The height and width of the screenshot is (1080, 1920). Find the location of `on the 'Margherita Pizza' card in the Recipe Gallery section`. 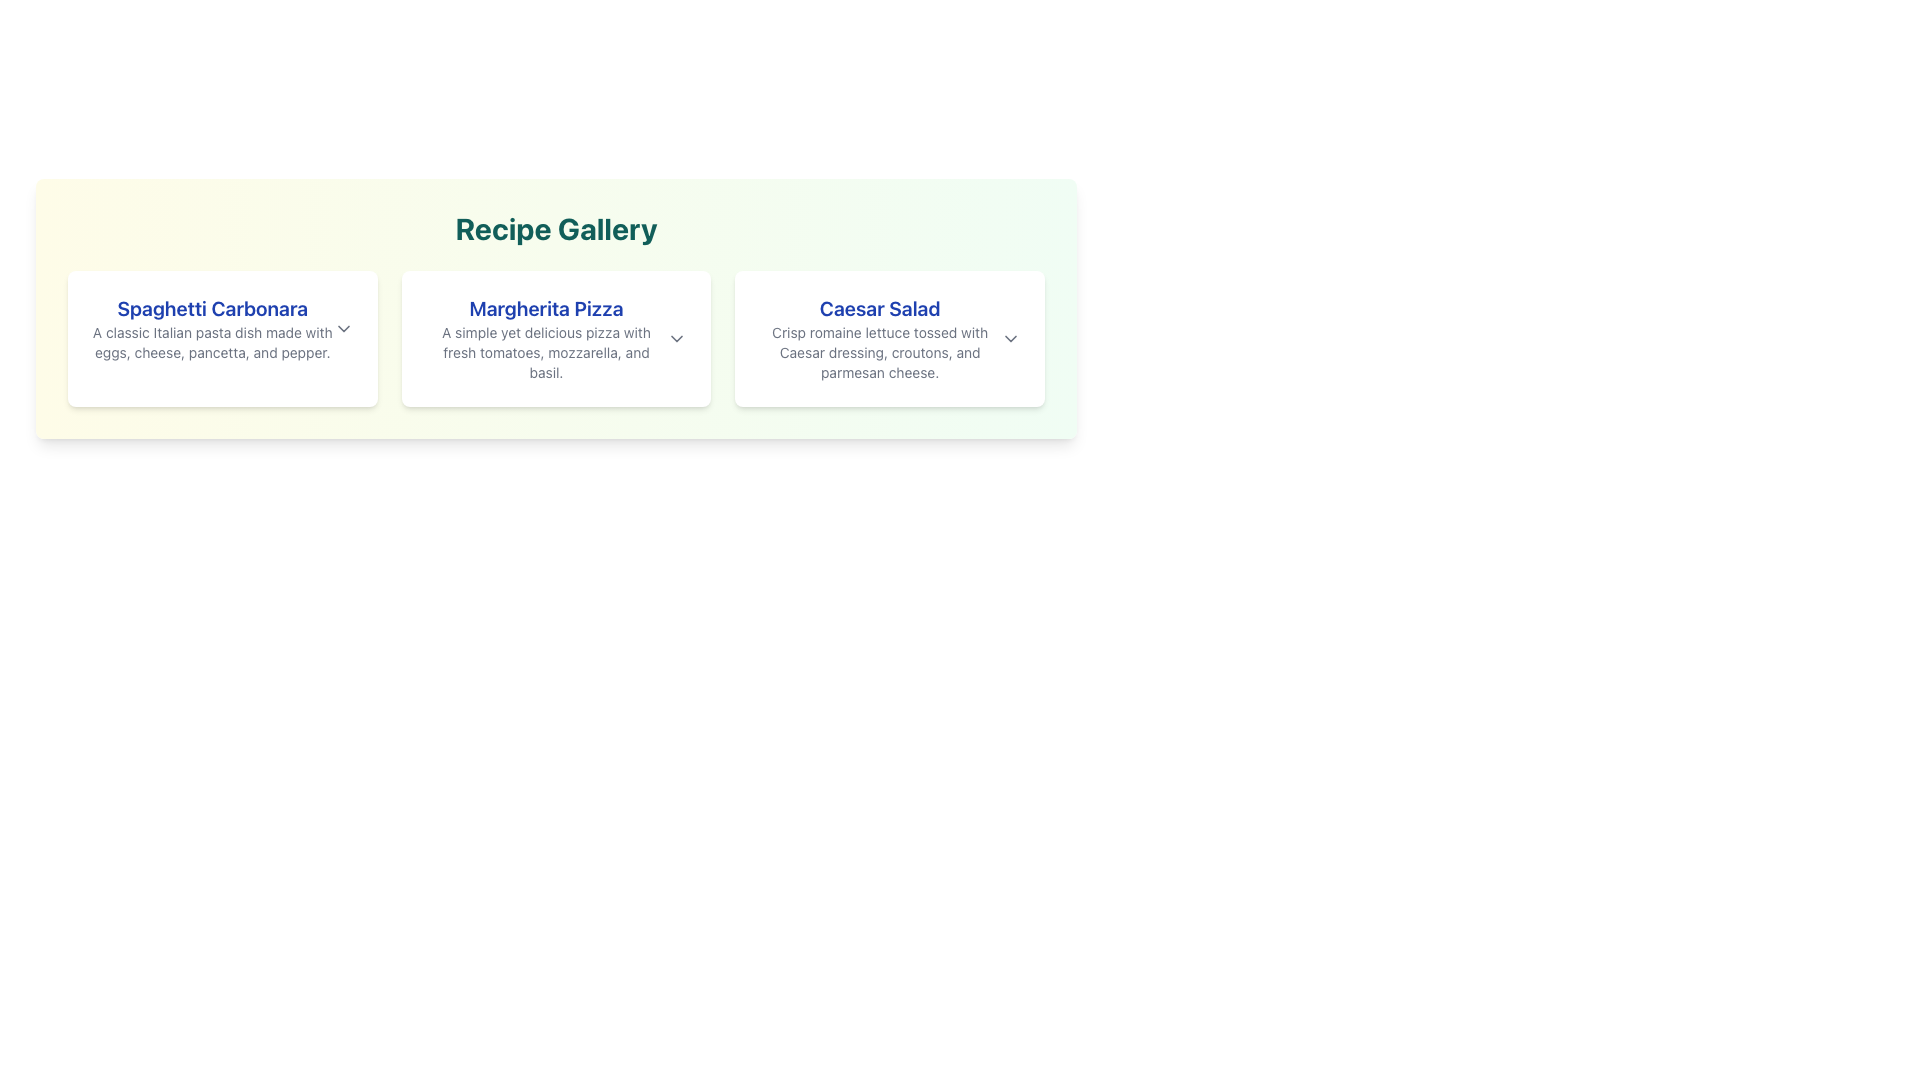

on the 'Margherita Pizza' card in the Recipe Gallery section is located at coordinates (556, 338).